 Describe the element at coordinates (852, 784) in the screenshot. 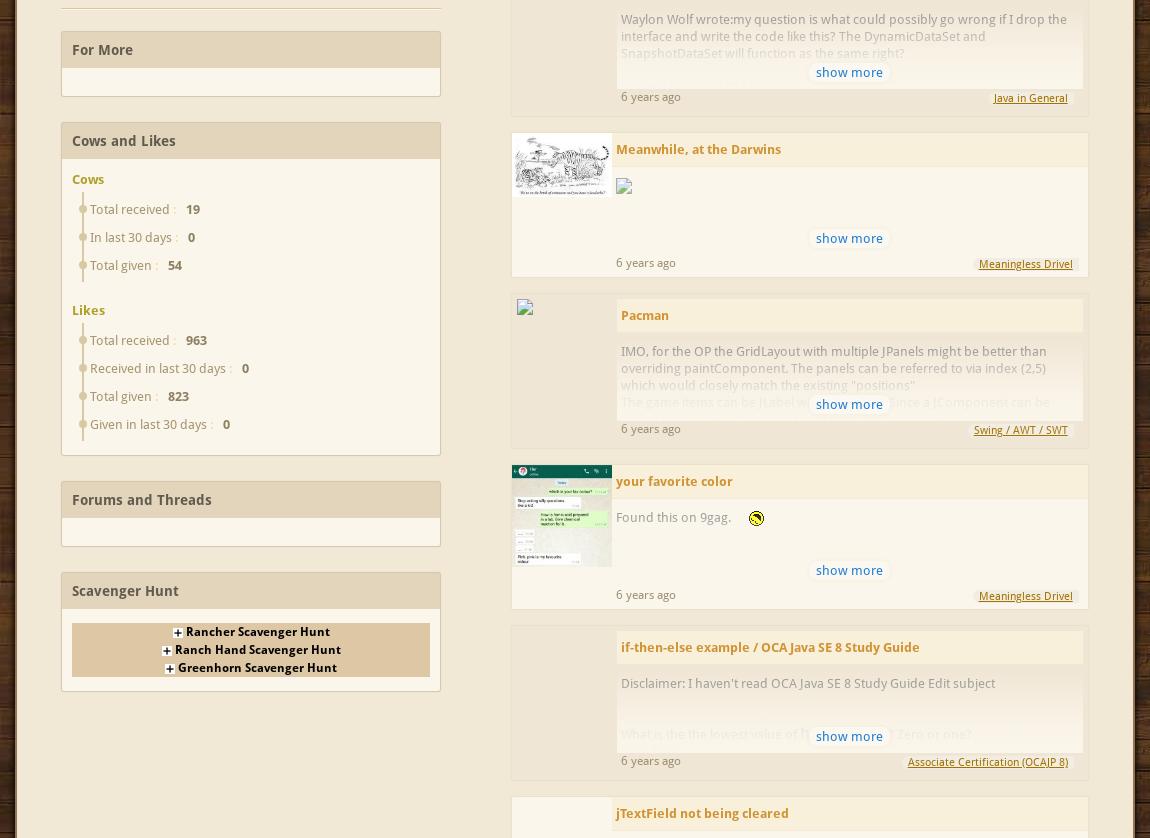

I see `'will be'` at that location.